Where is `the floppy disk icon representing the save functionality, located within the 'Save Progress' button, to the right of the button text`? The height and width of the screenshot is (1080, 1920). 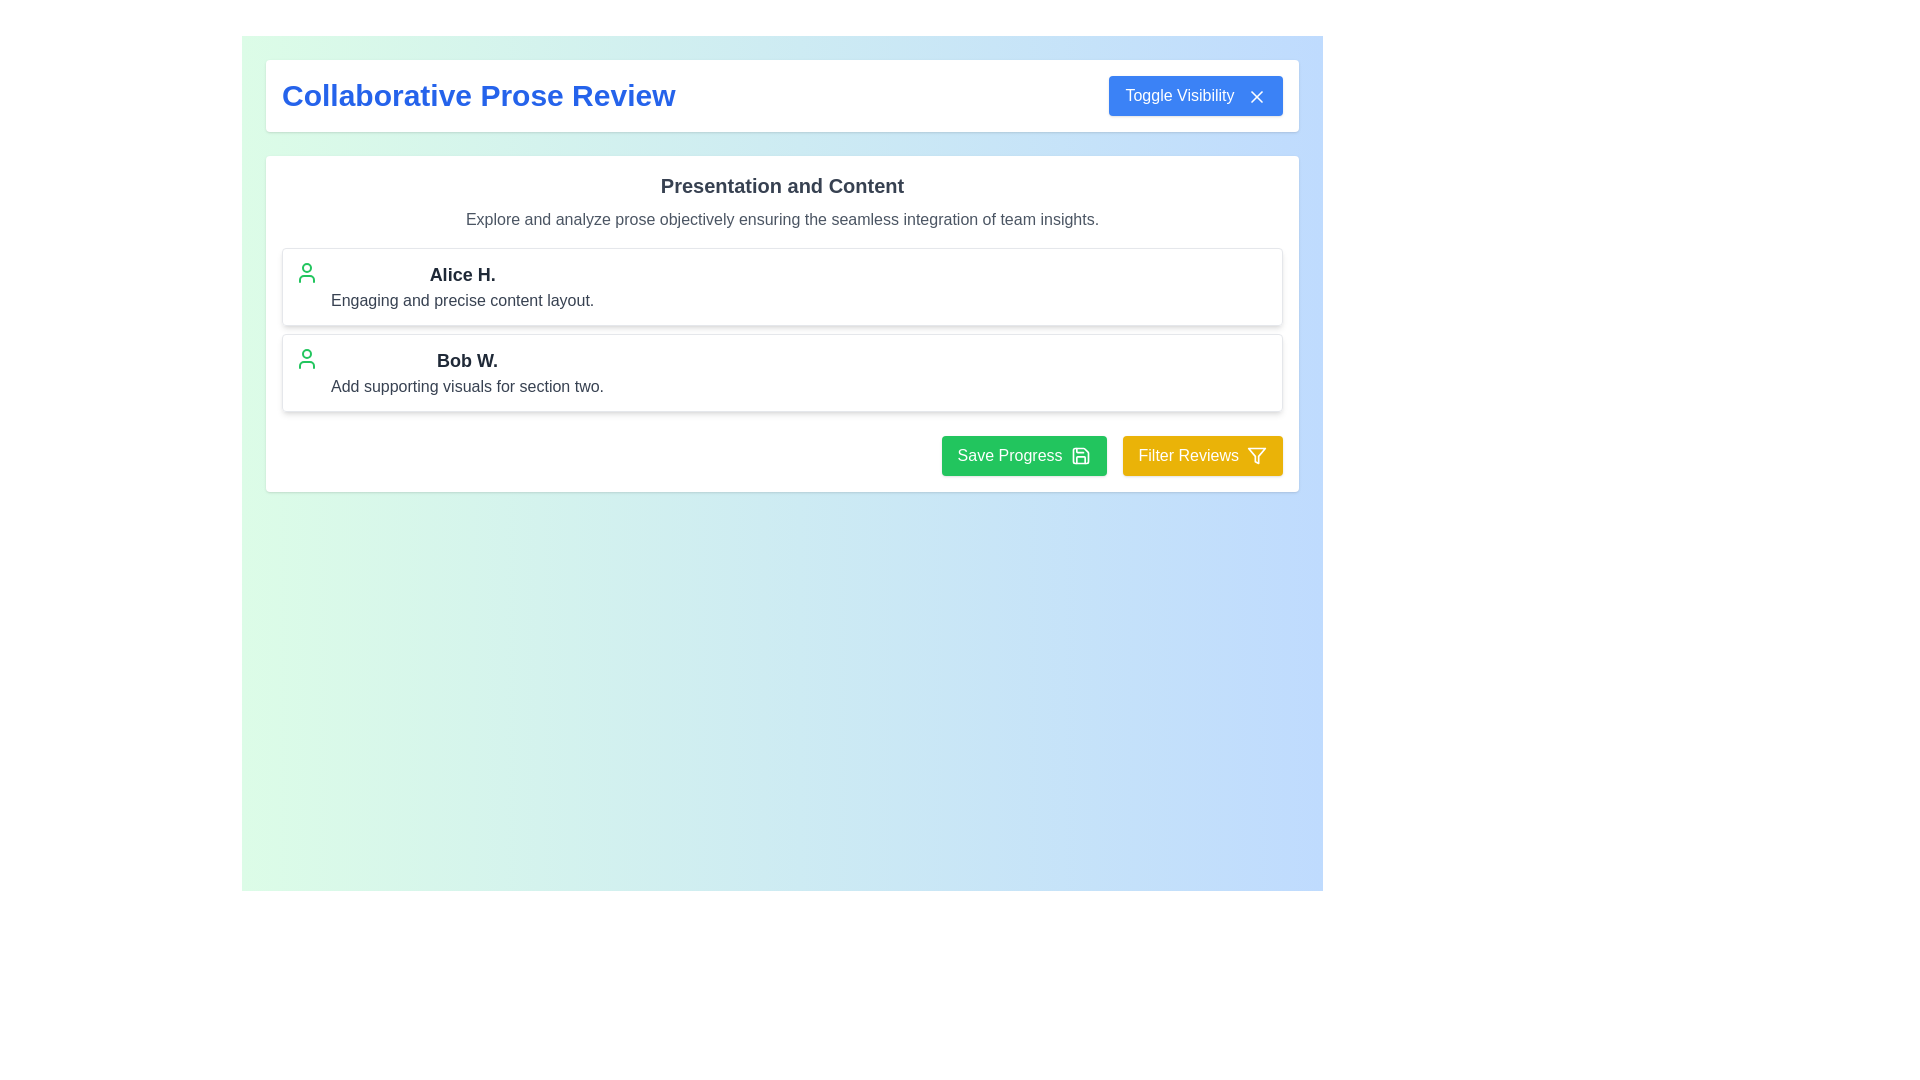
the floppy disk icon representing the save functionality, located within the 'Save Progress' button, to the right of the button text is located at coordinates (1079, 455).